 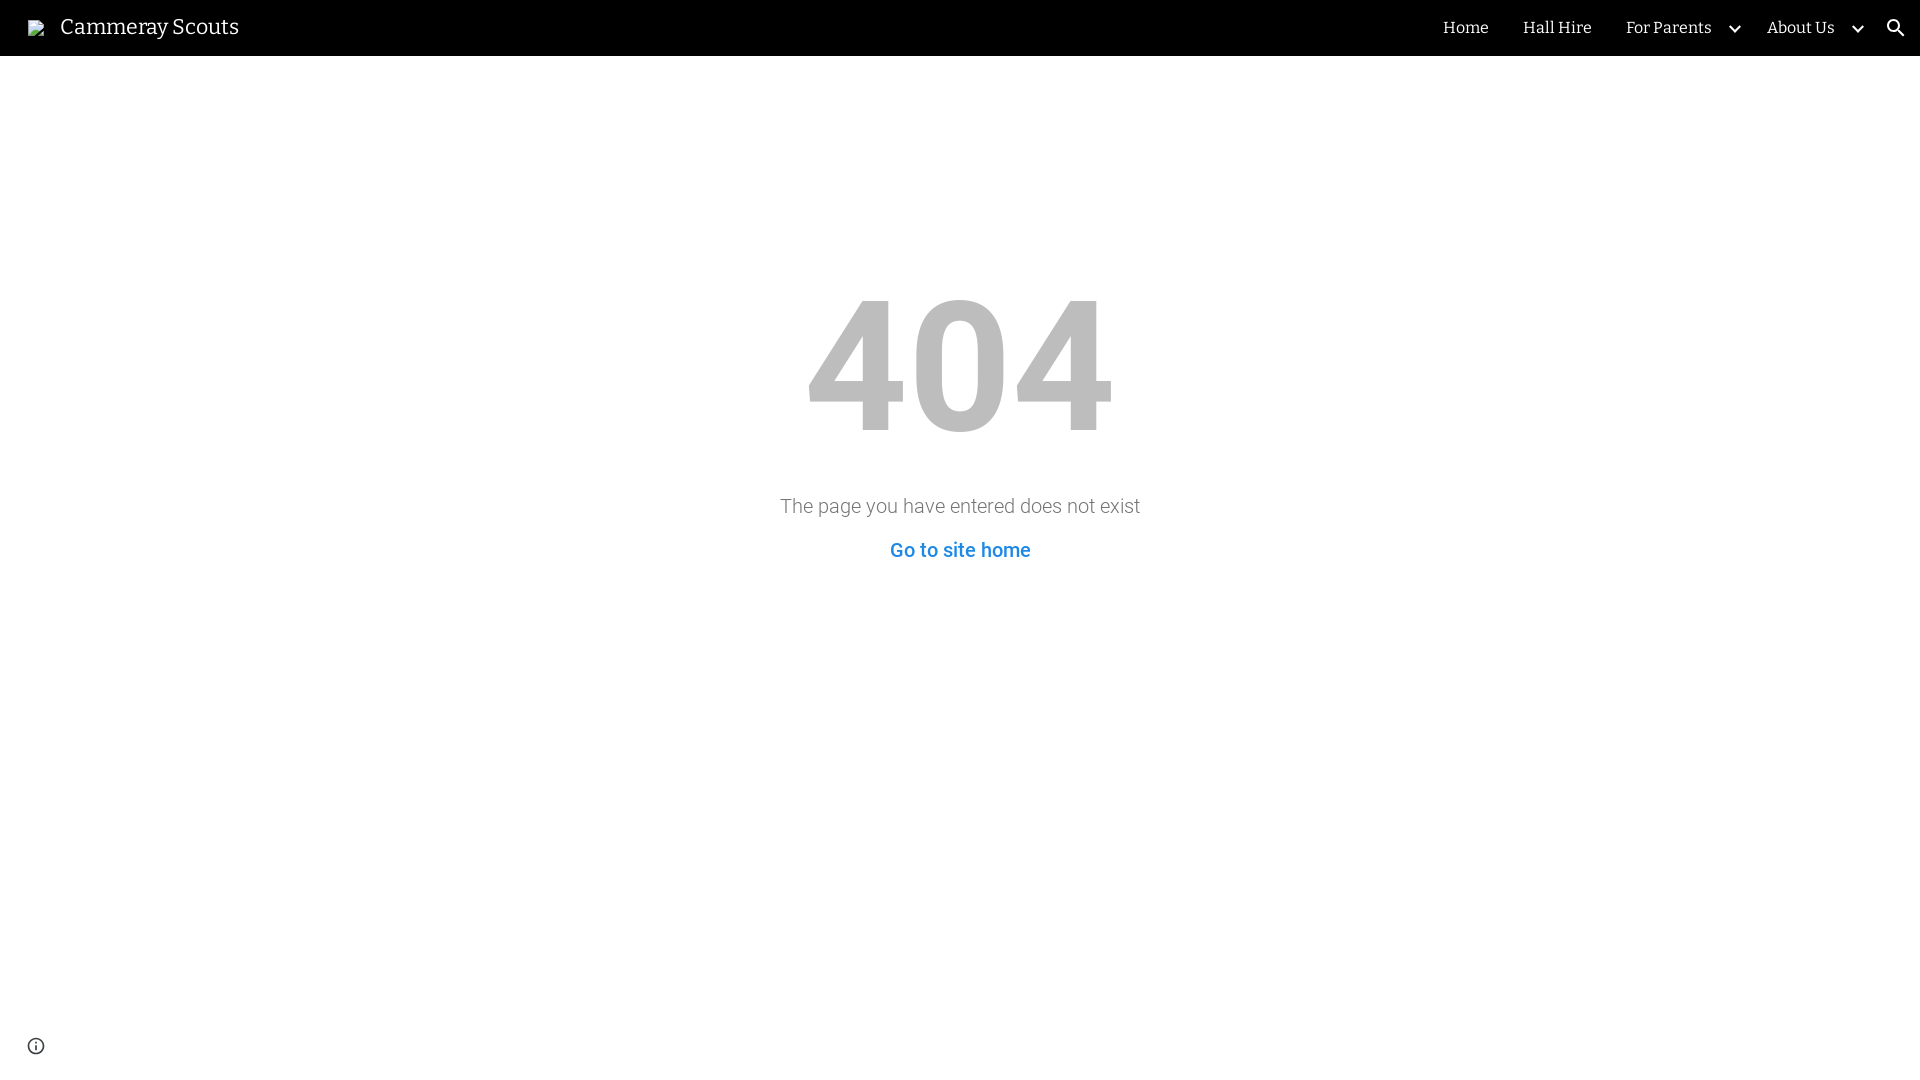 What do you see at coordinates (888, 550) in the screenshot?
I see `'Go to site home'` at bounding box center [888, 550].